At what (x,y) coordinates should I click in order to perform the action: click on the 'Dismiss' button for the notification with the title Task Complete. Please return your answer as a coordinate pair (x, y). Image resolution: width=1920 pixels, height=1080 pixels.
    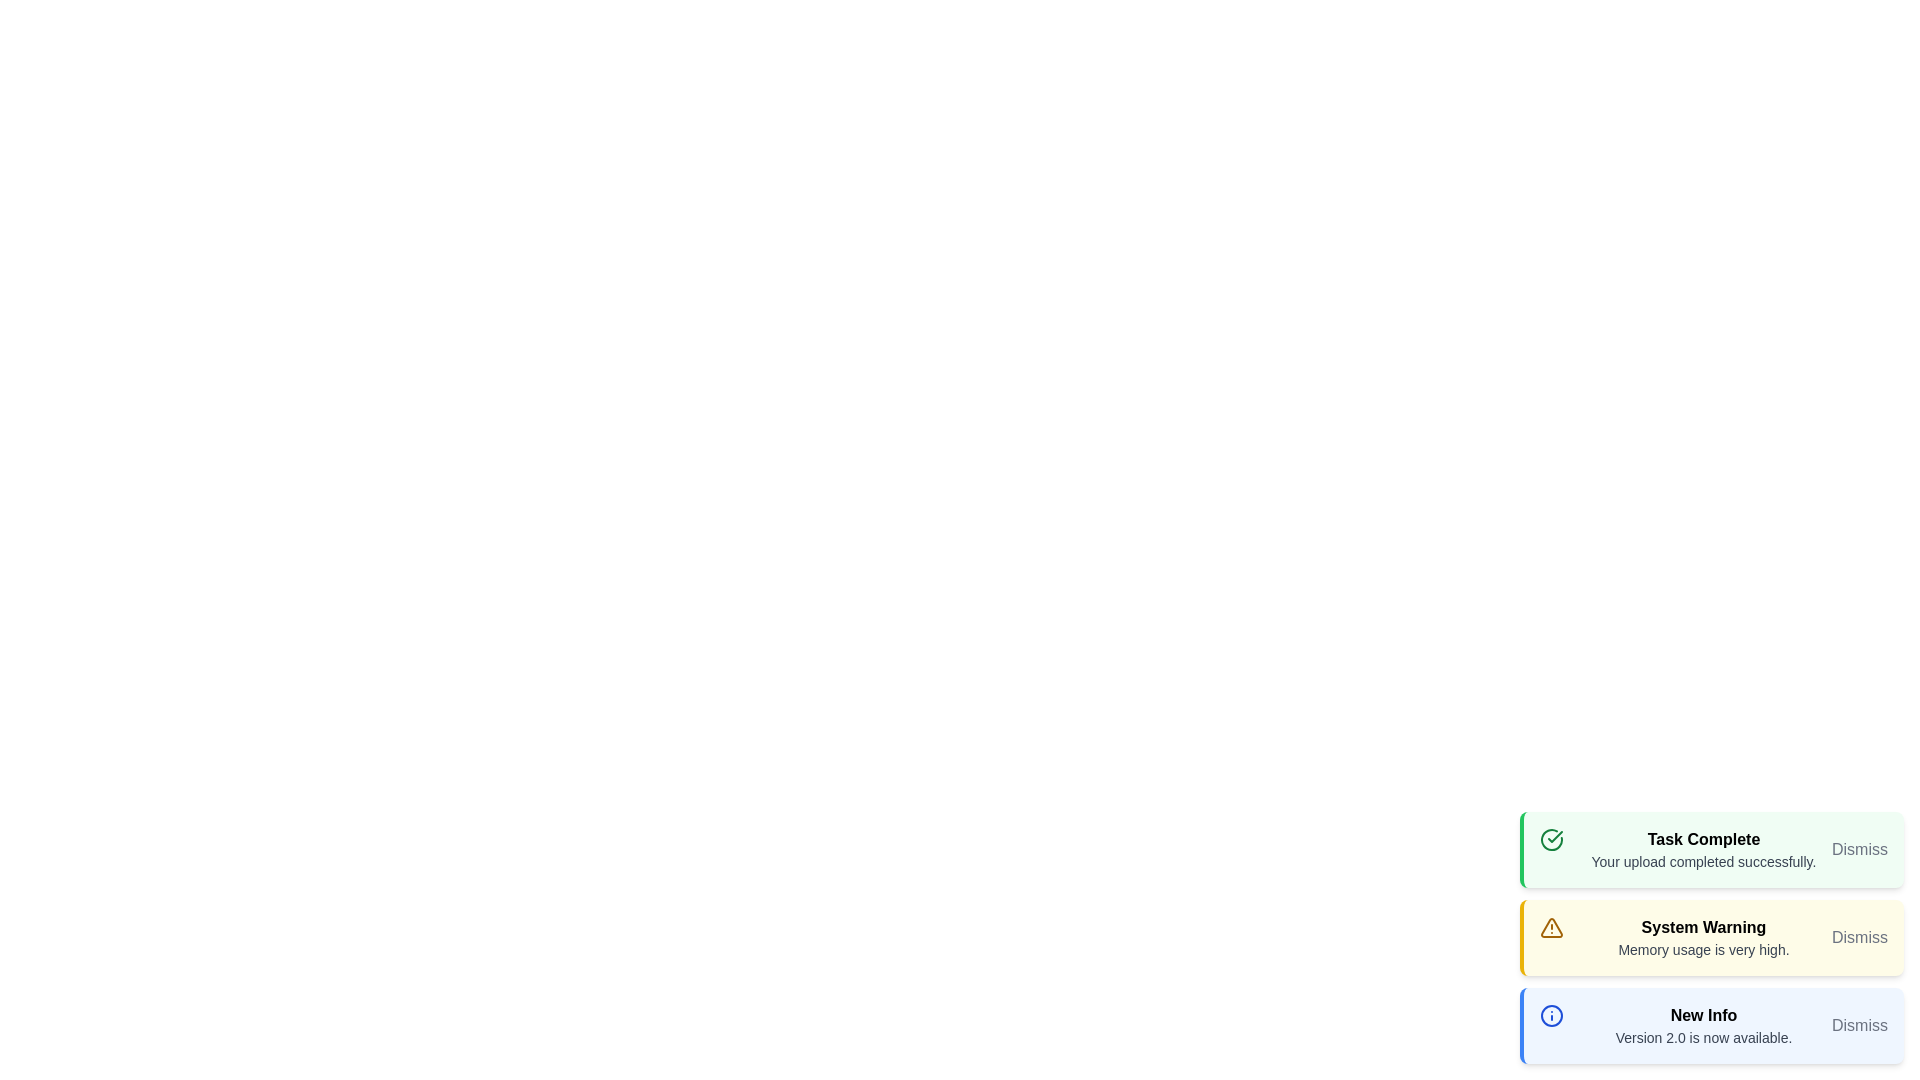
    Looking at the image, I should click on (1859, 849).